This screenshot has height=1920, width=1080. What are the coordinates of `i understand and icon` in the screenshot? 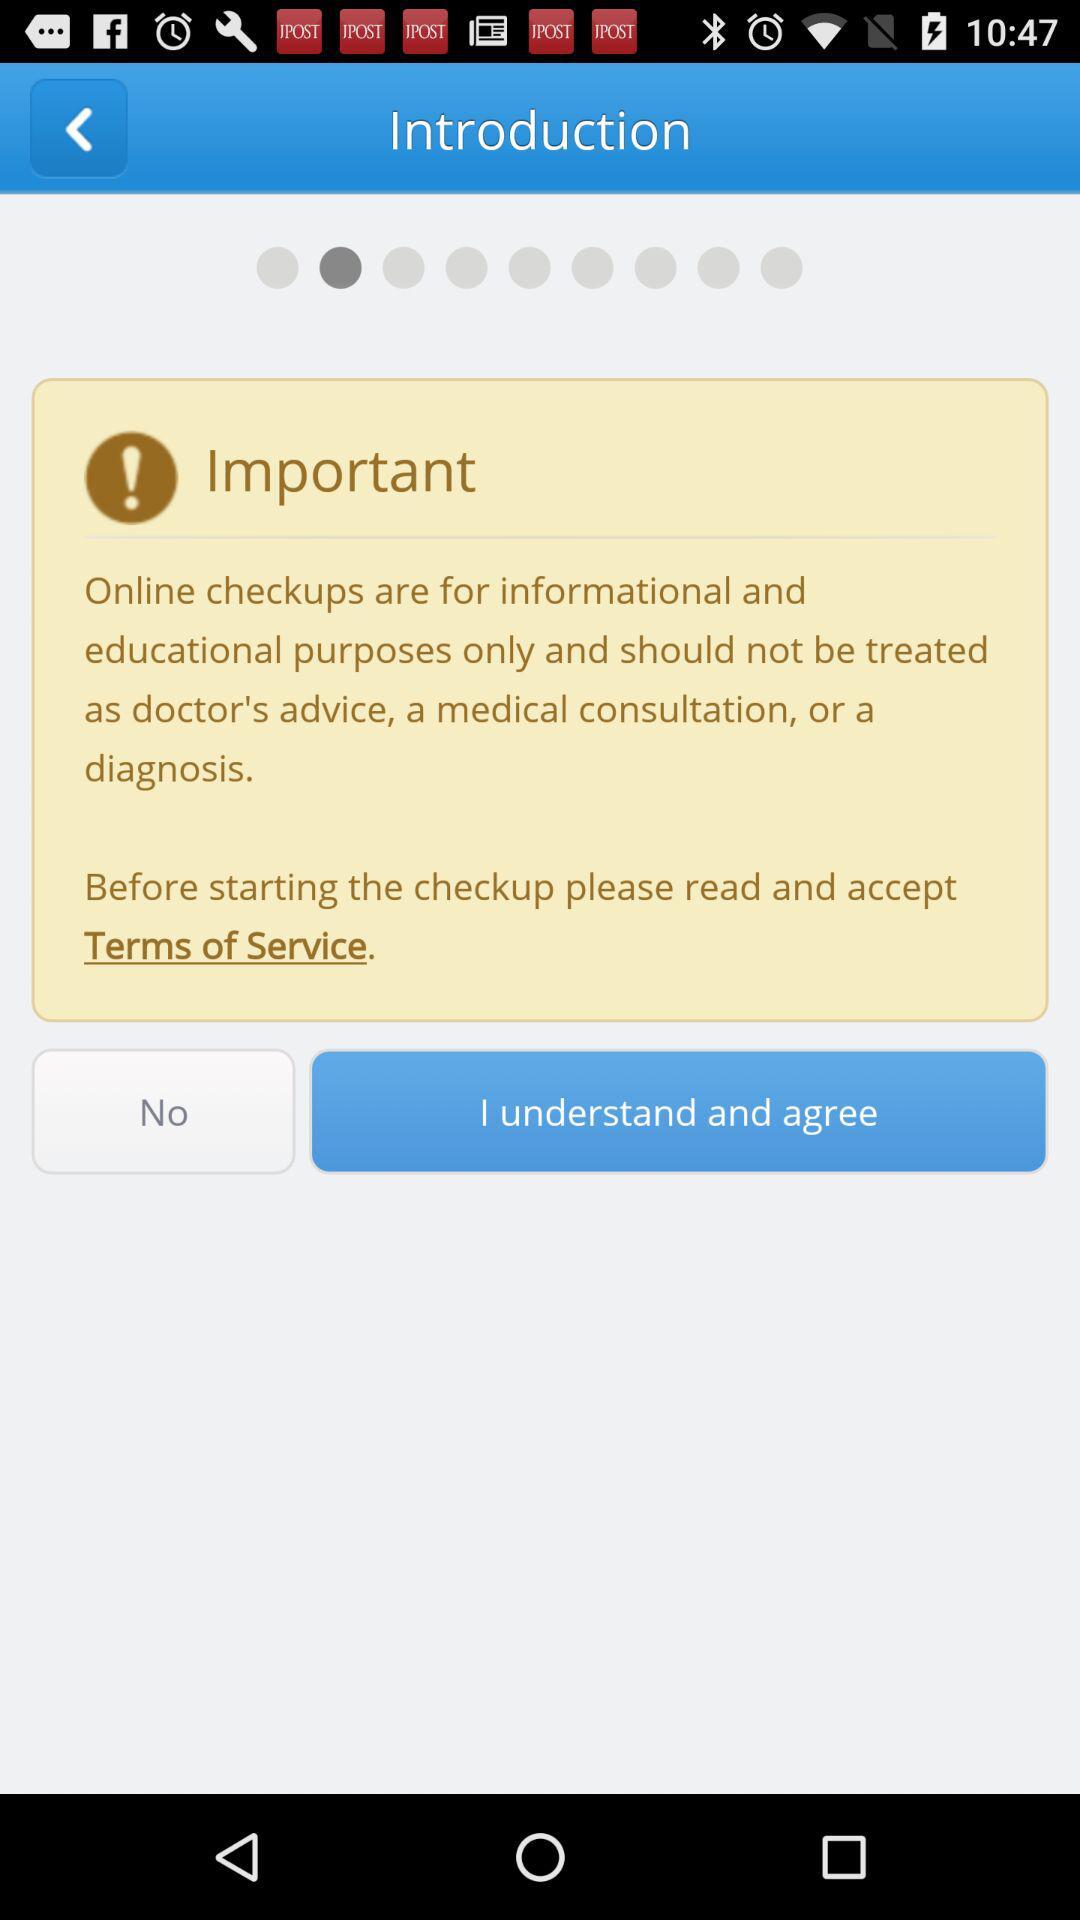 It's located at (677, 1110).